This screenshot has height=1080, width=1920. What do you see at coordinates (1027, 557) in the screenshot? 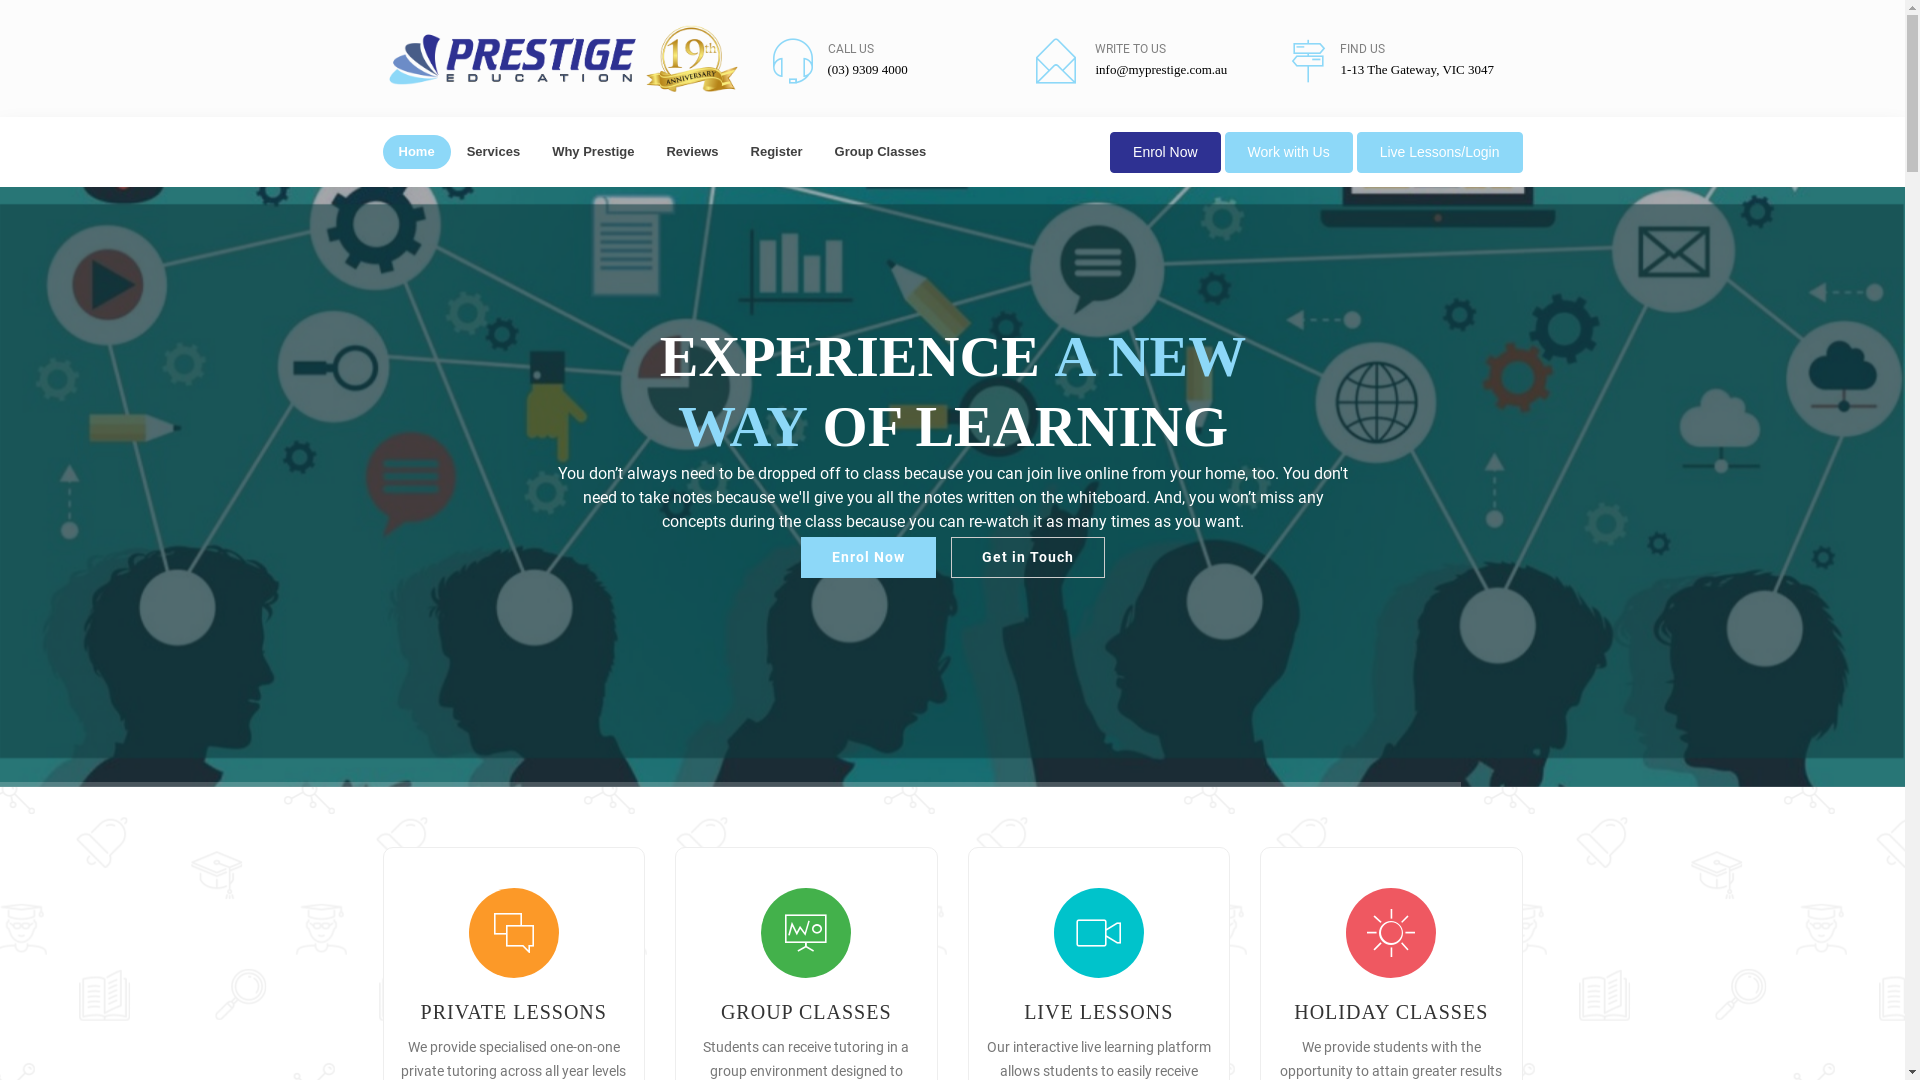
I see `'Get in Touch'` at bounding box center [1027, 557].